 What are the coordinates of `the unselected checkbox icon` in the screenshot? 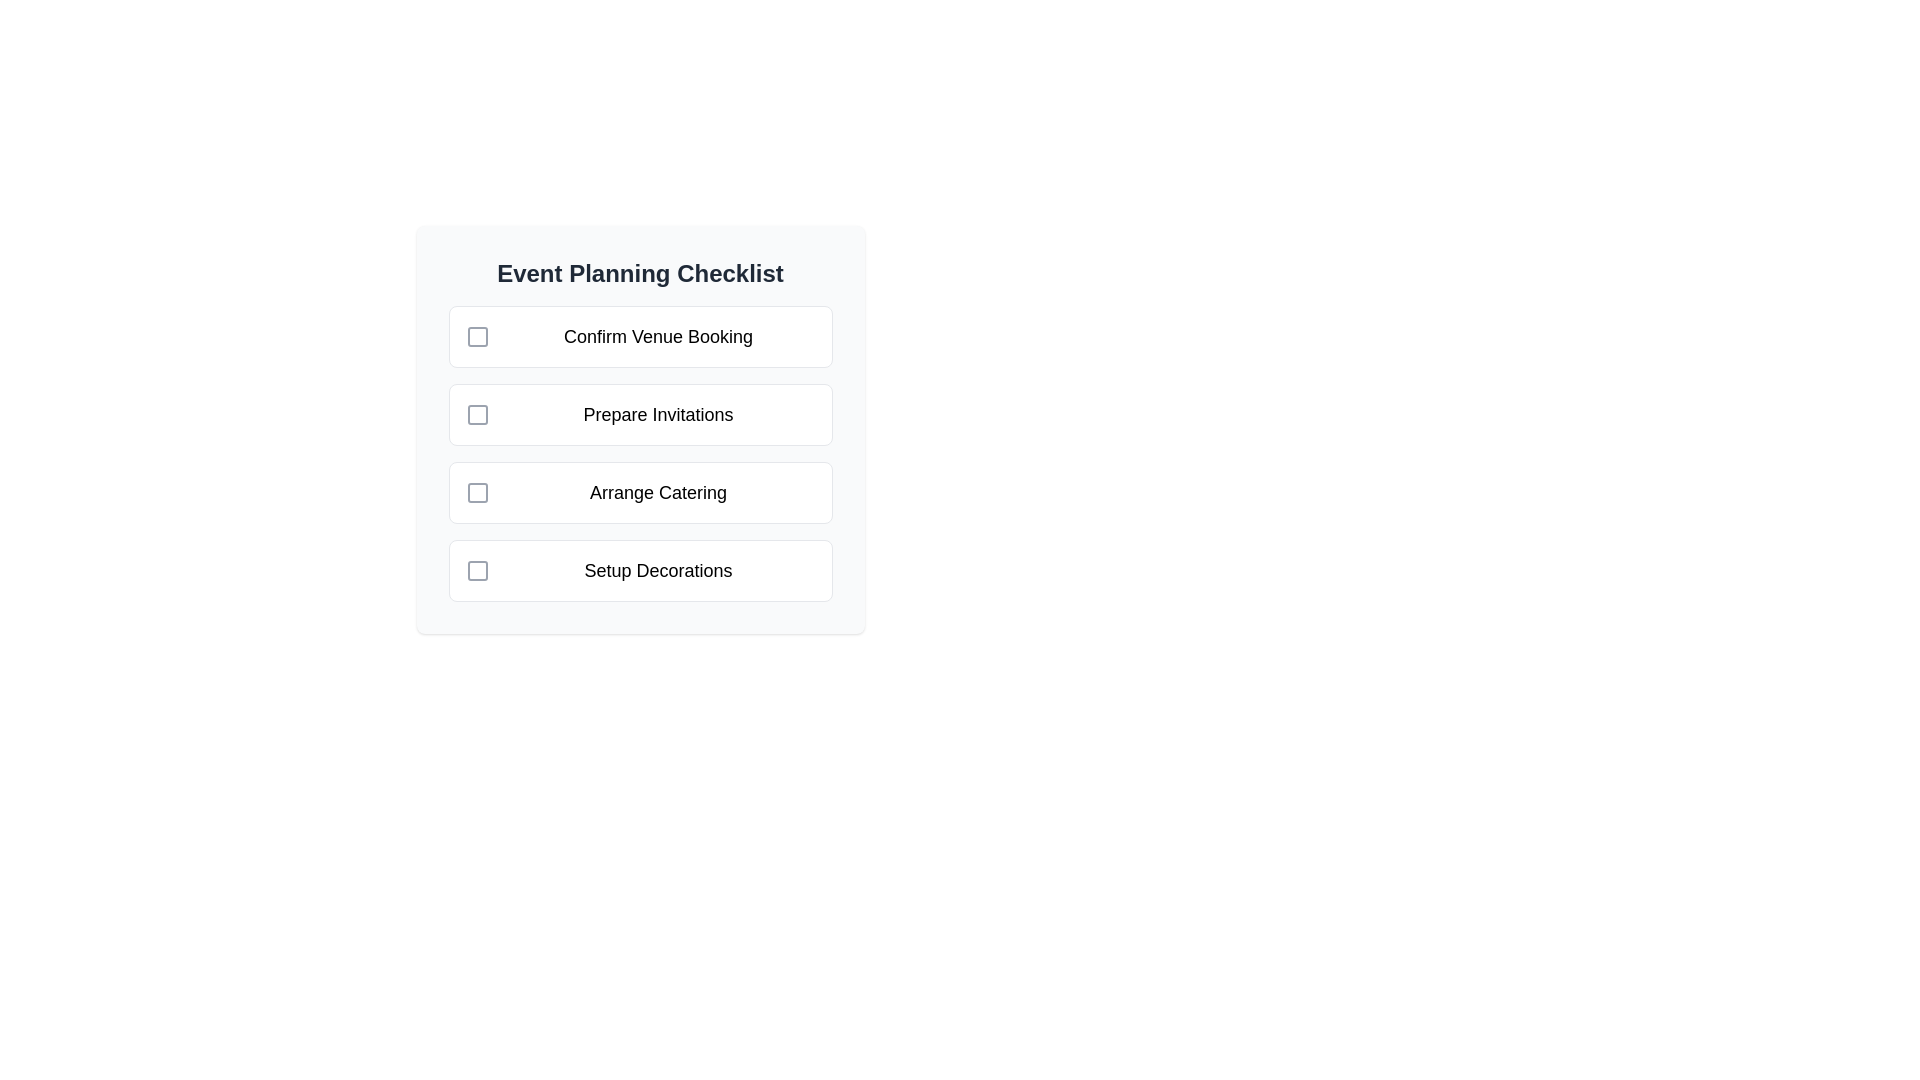 It's located at (476, 414).